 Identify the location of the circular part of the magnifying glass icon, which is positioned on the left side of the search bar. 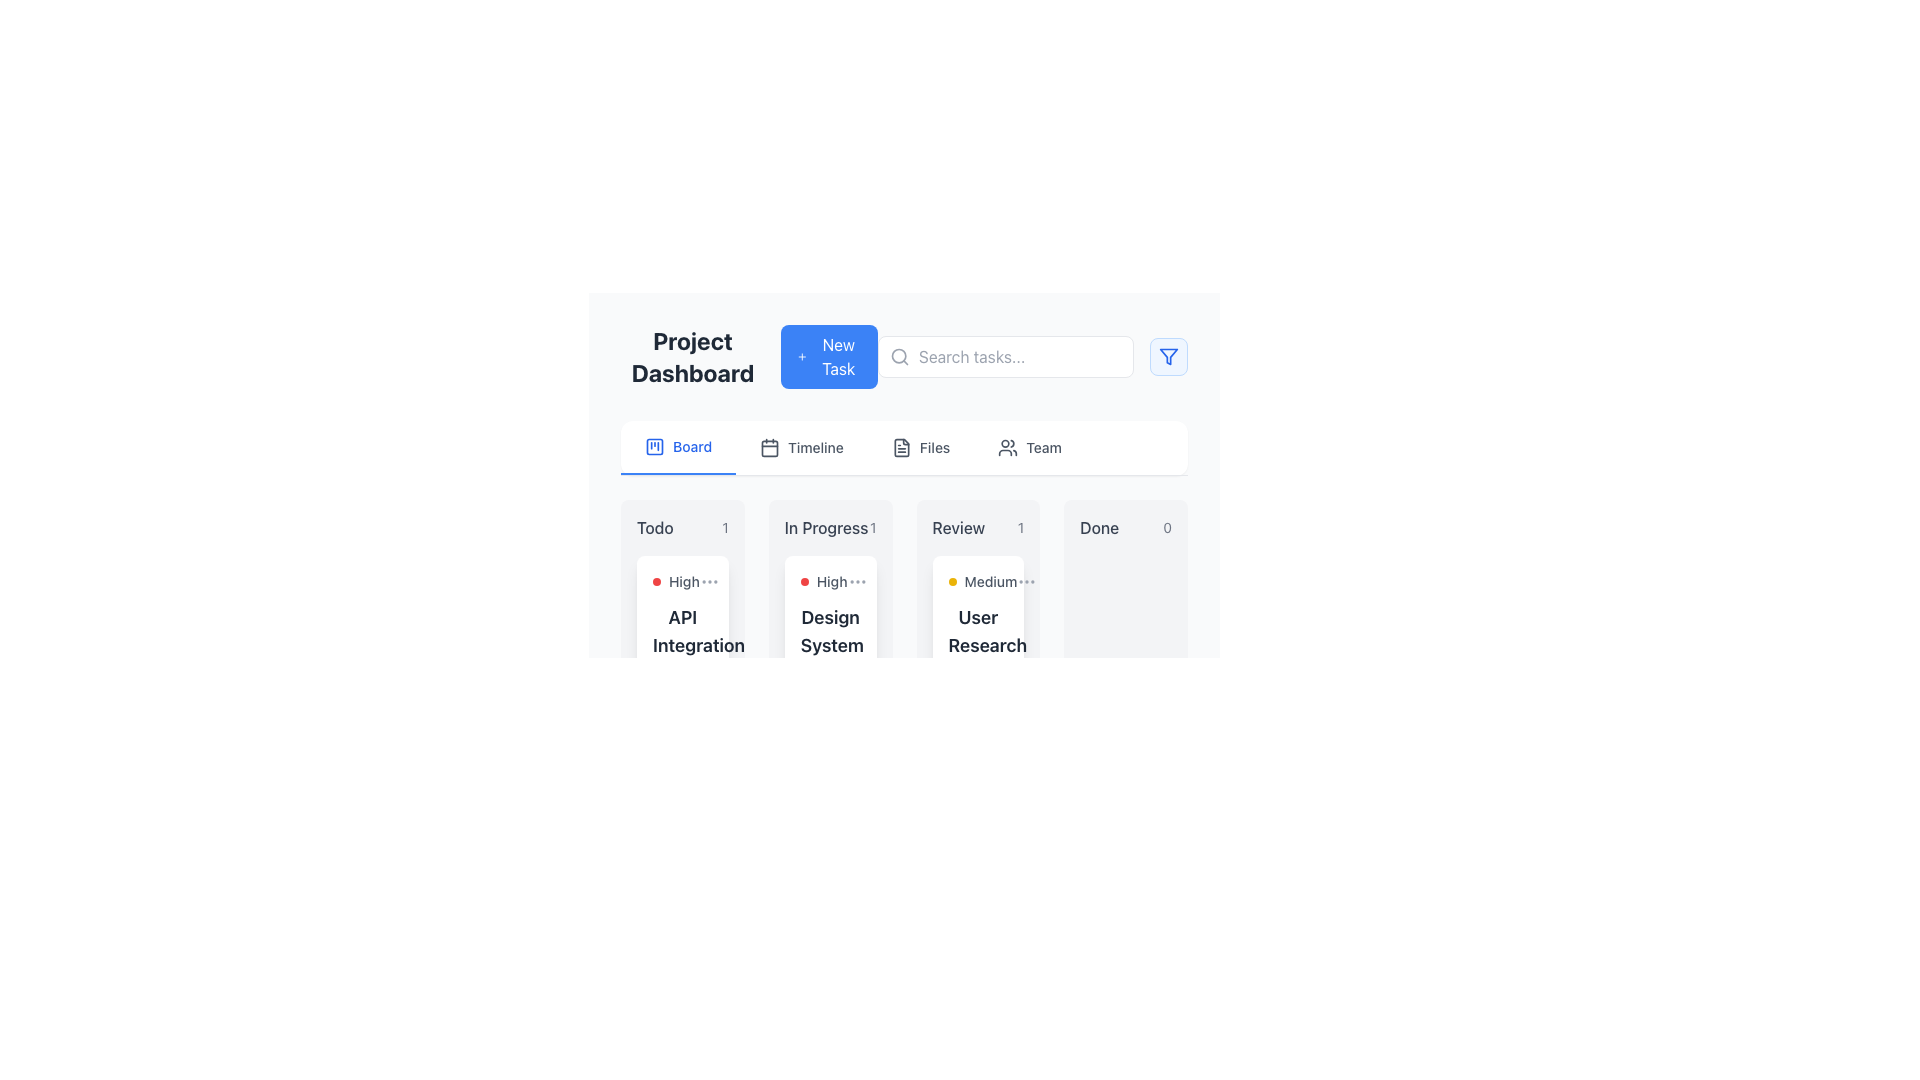
(898, 355).